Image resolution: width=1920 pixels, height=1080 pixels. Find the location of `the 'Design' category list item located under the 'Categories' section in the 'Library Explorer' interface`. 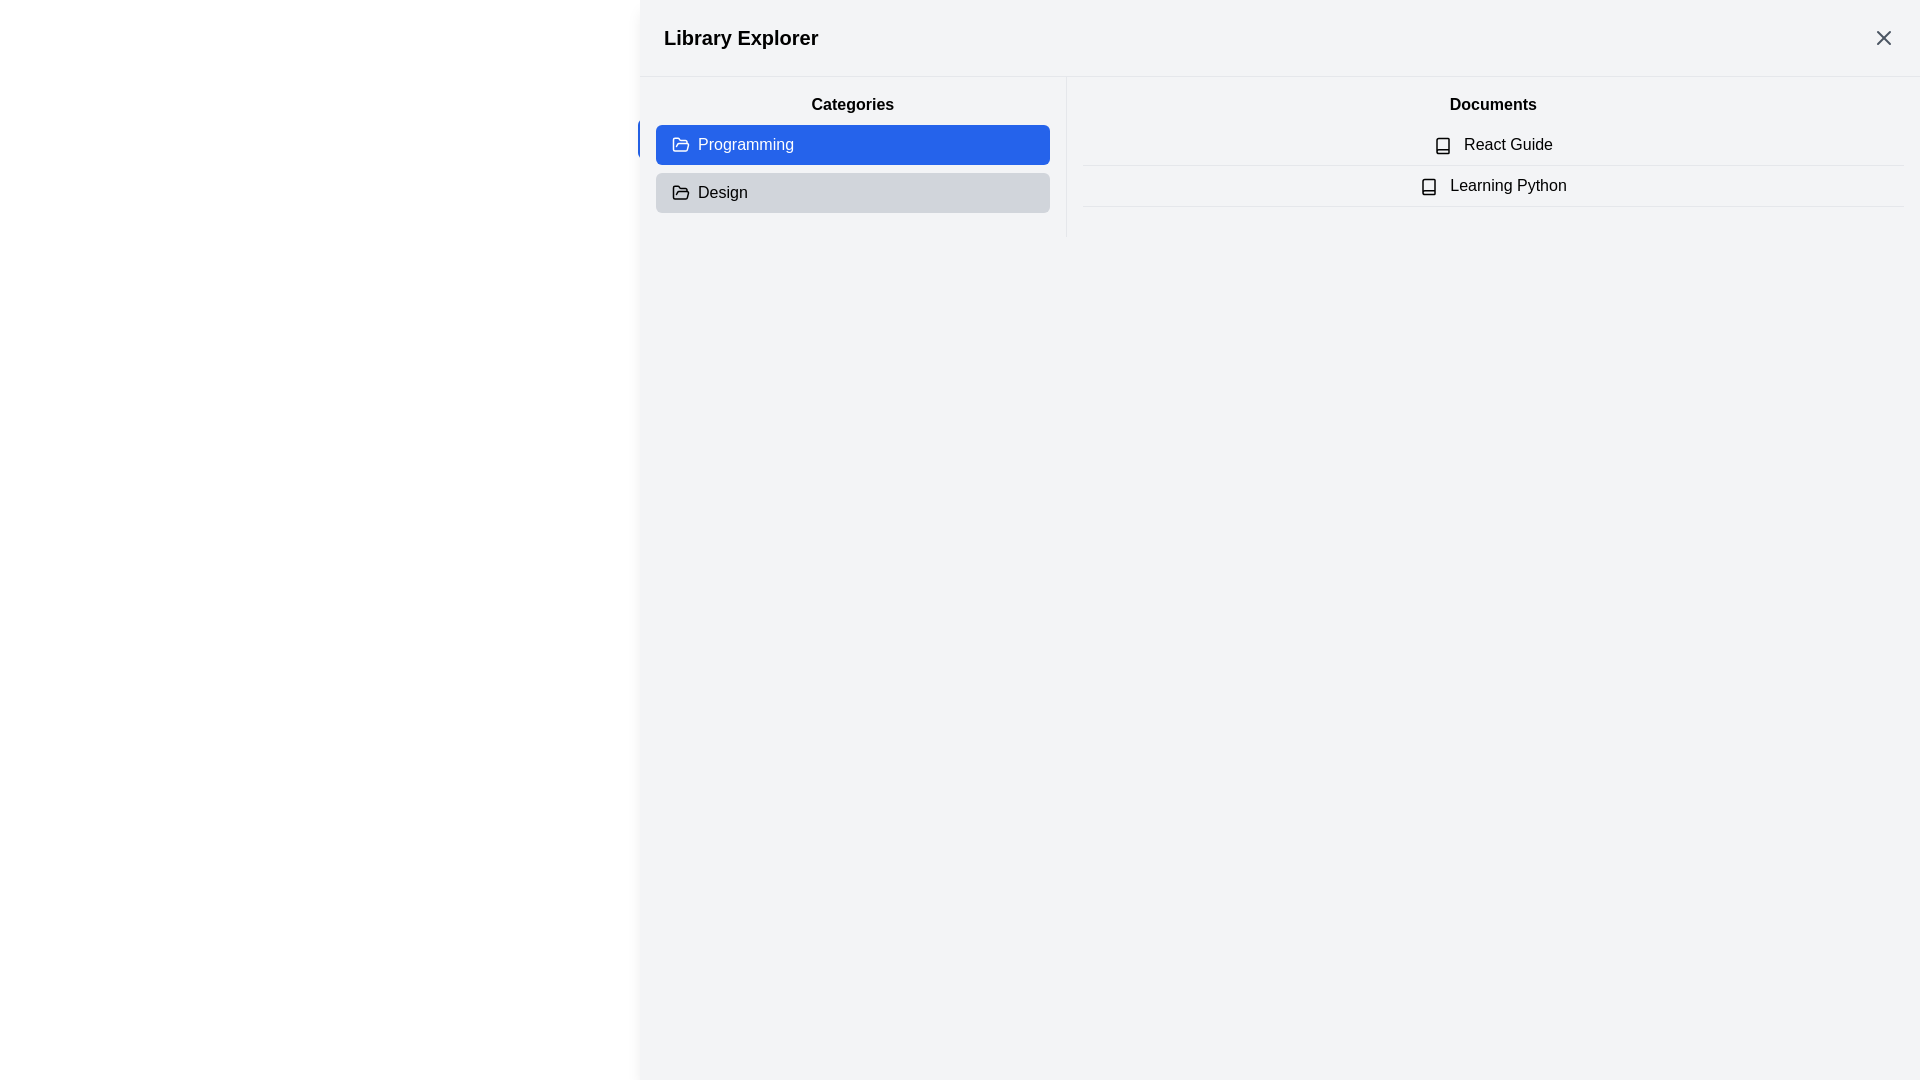

the 'Design' category list item located under the 'Categories' section in the 'Library Explorer' interface is located at coordinates (852, 192).